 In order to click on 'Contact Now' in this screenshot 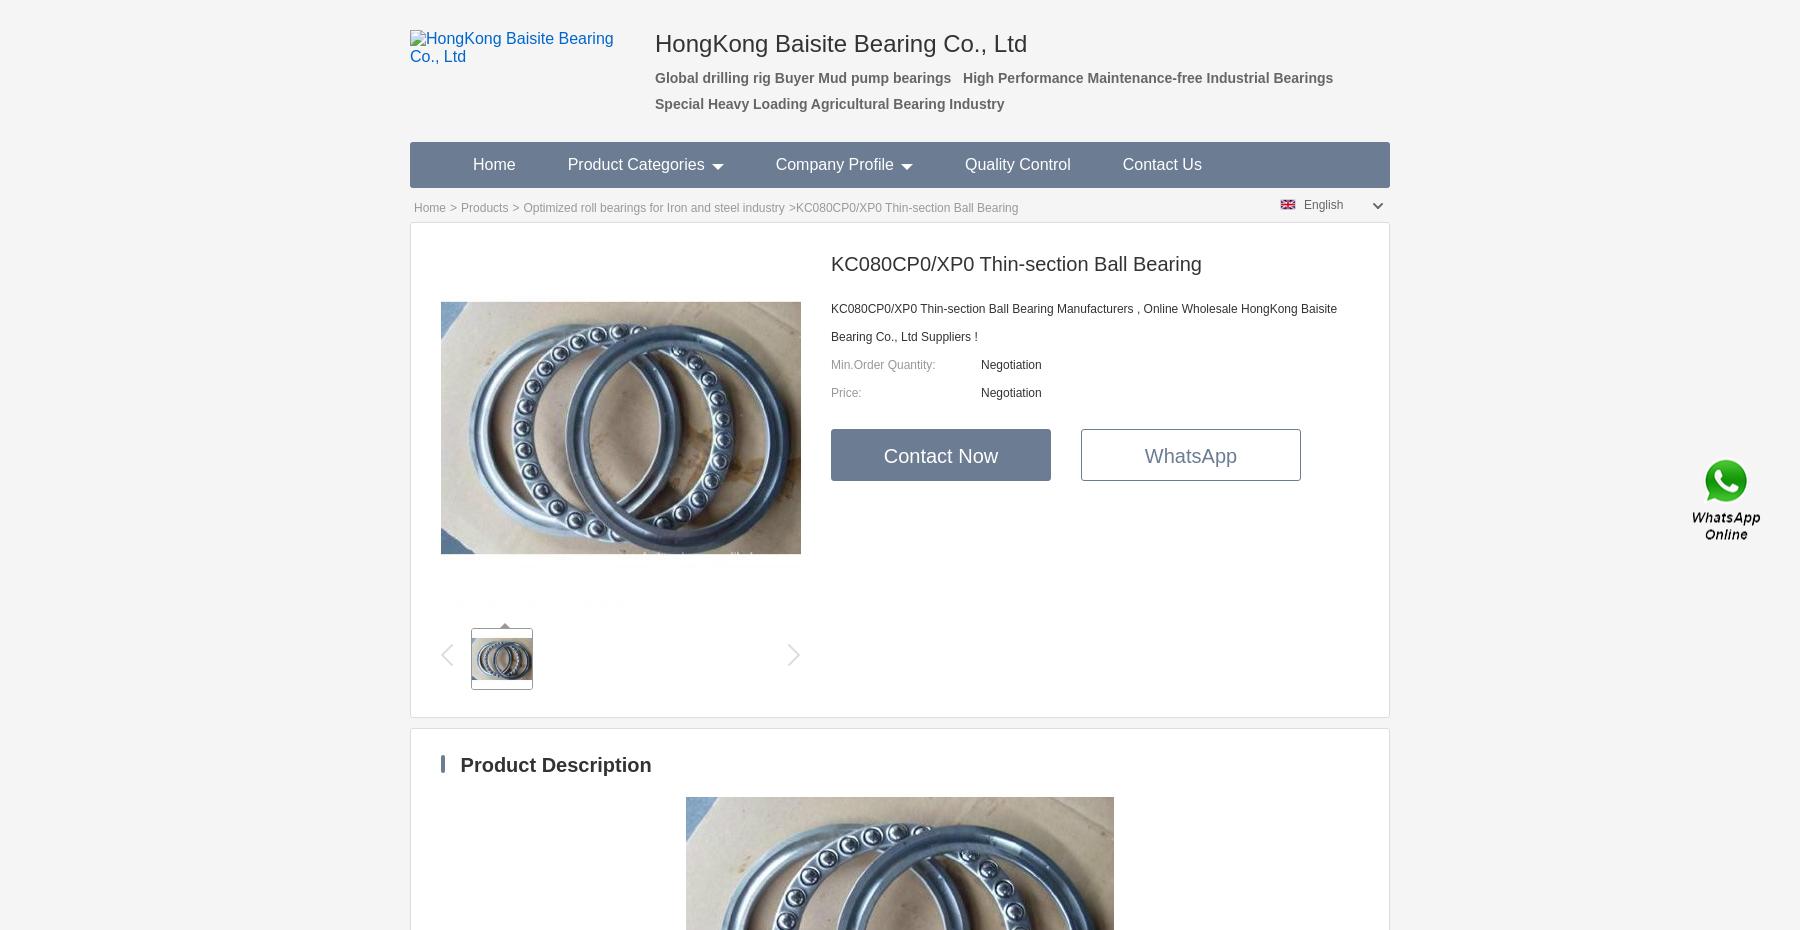, I will do `click(939, 455)`.